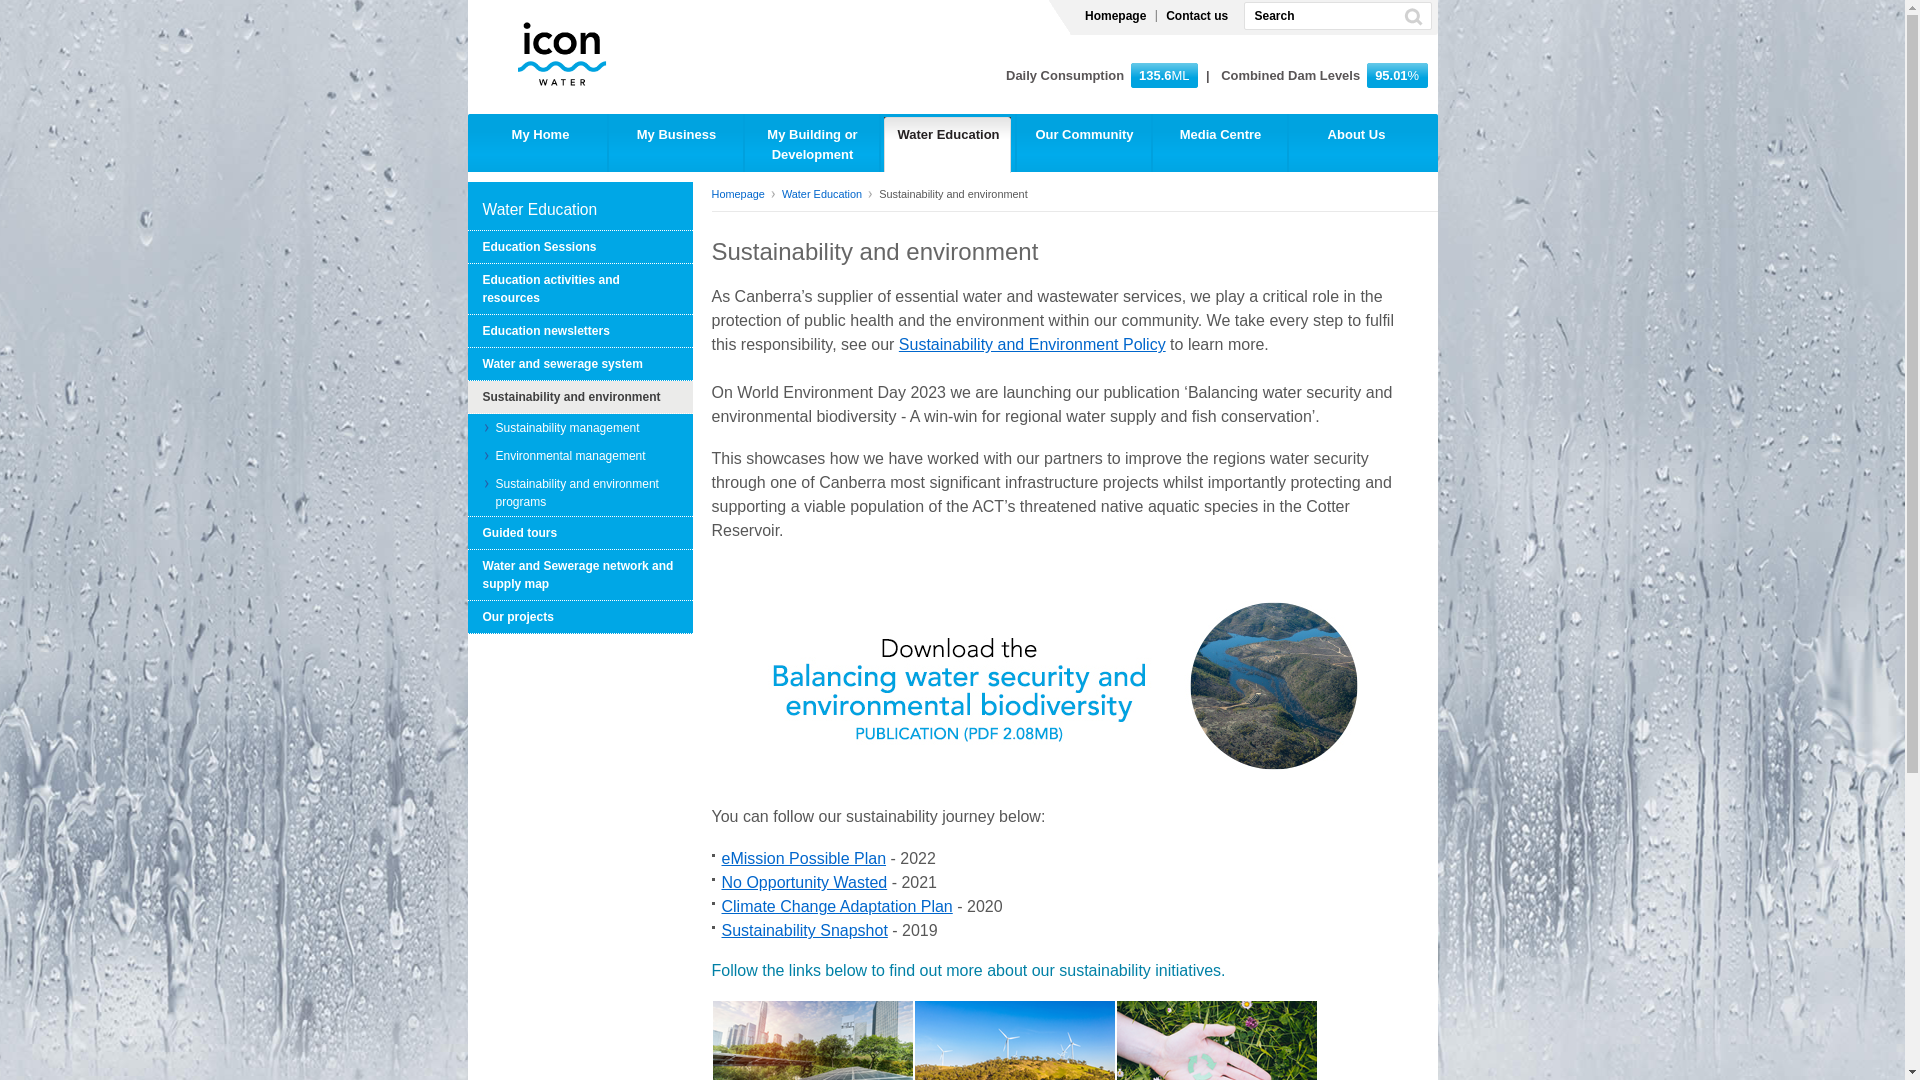 The width and height of the screenshot is (1920, 1080). What do you see at coordinates (805, 881) in the screenshot?
I see `'No Opportunity Wasted'` at bounding box center [805, 881].